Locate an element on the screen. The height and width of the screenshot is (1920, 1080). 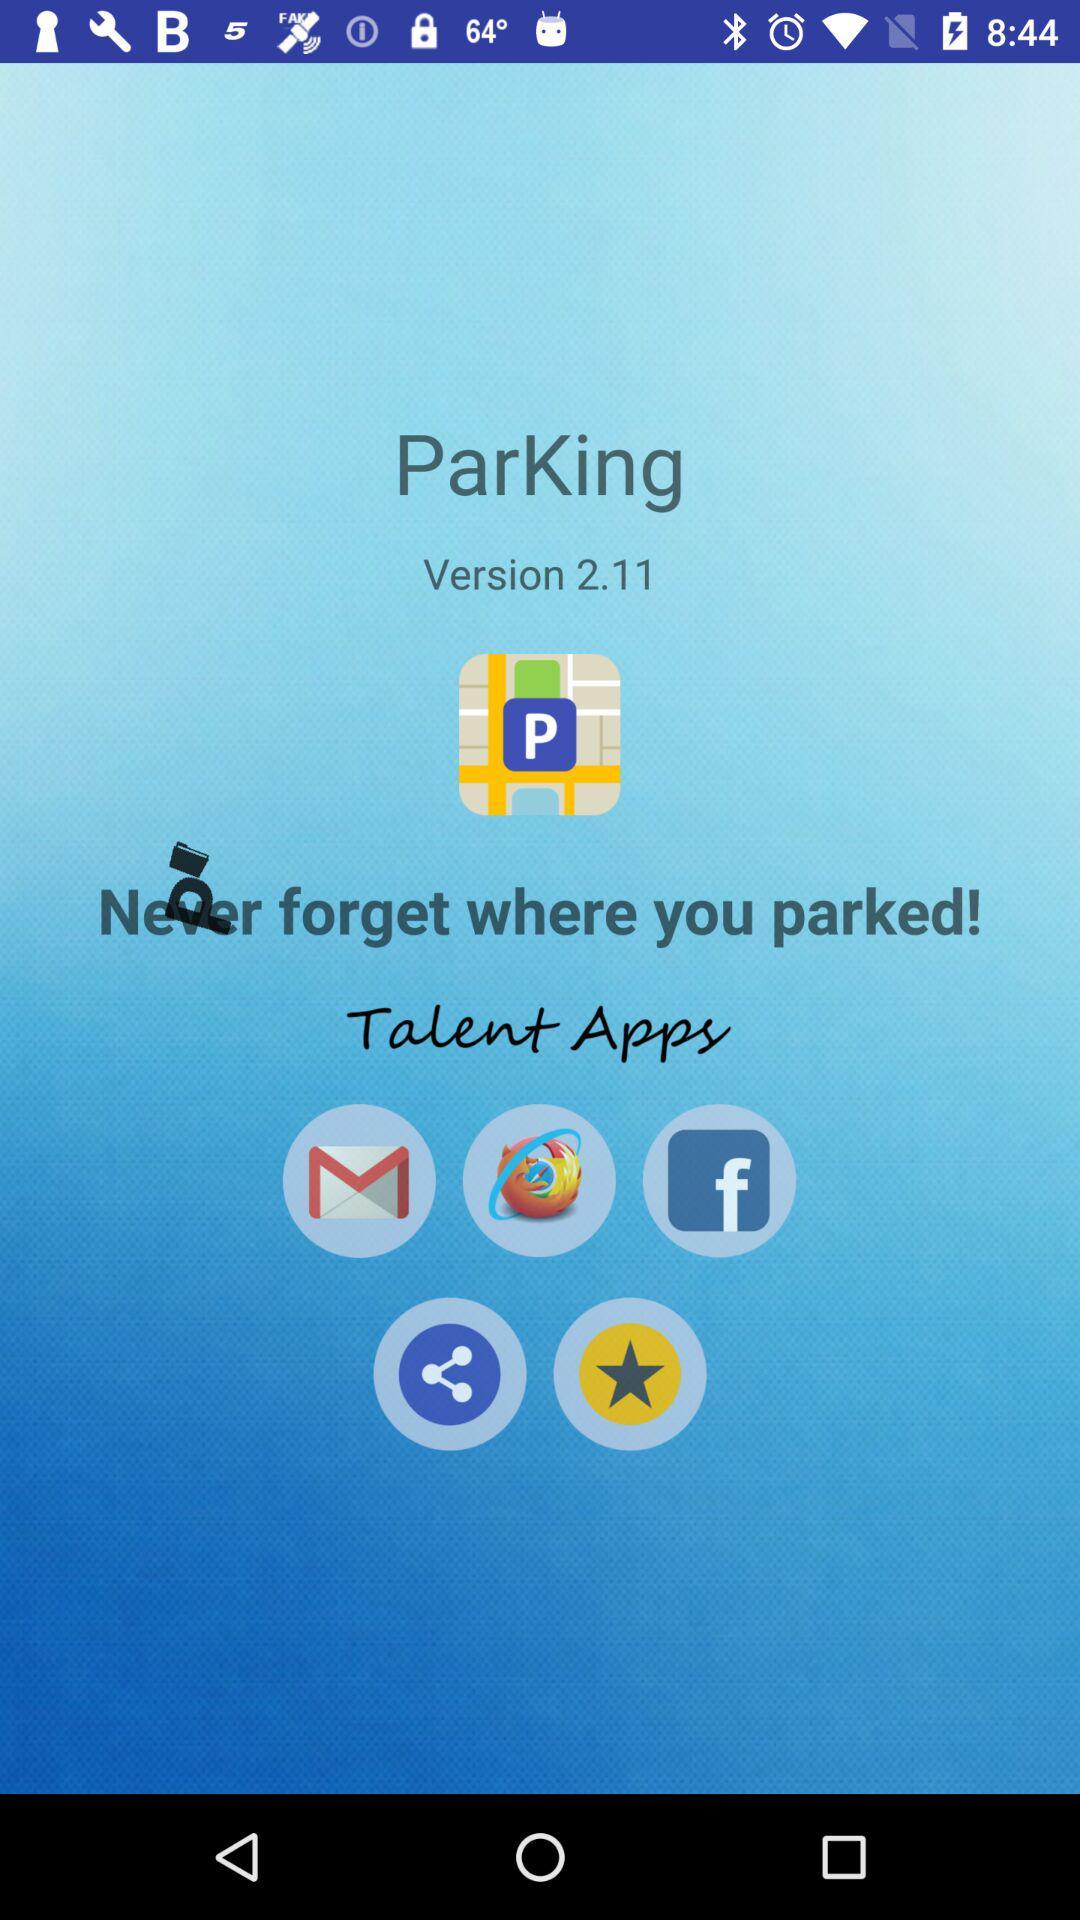
to favorite is located at coordinates (628, 1372).